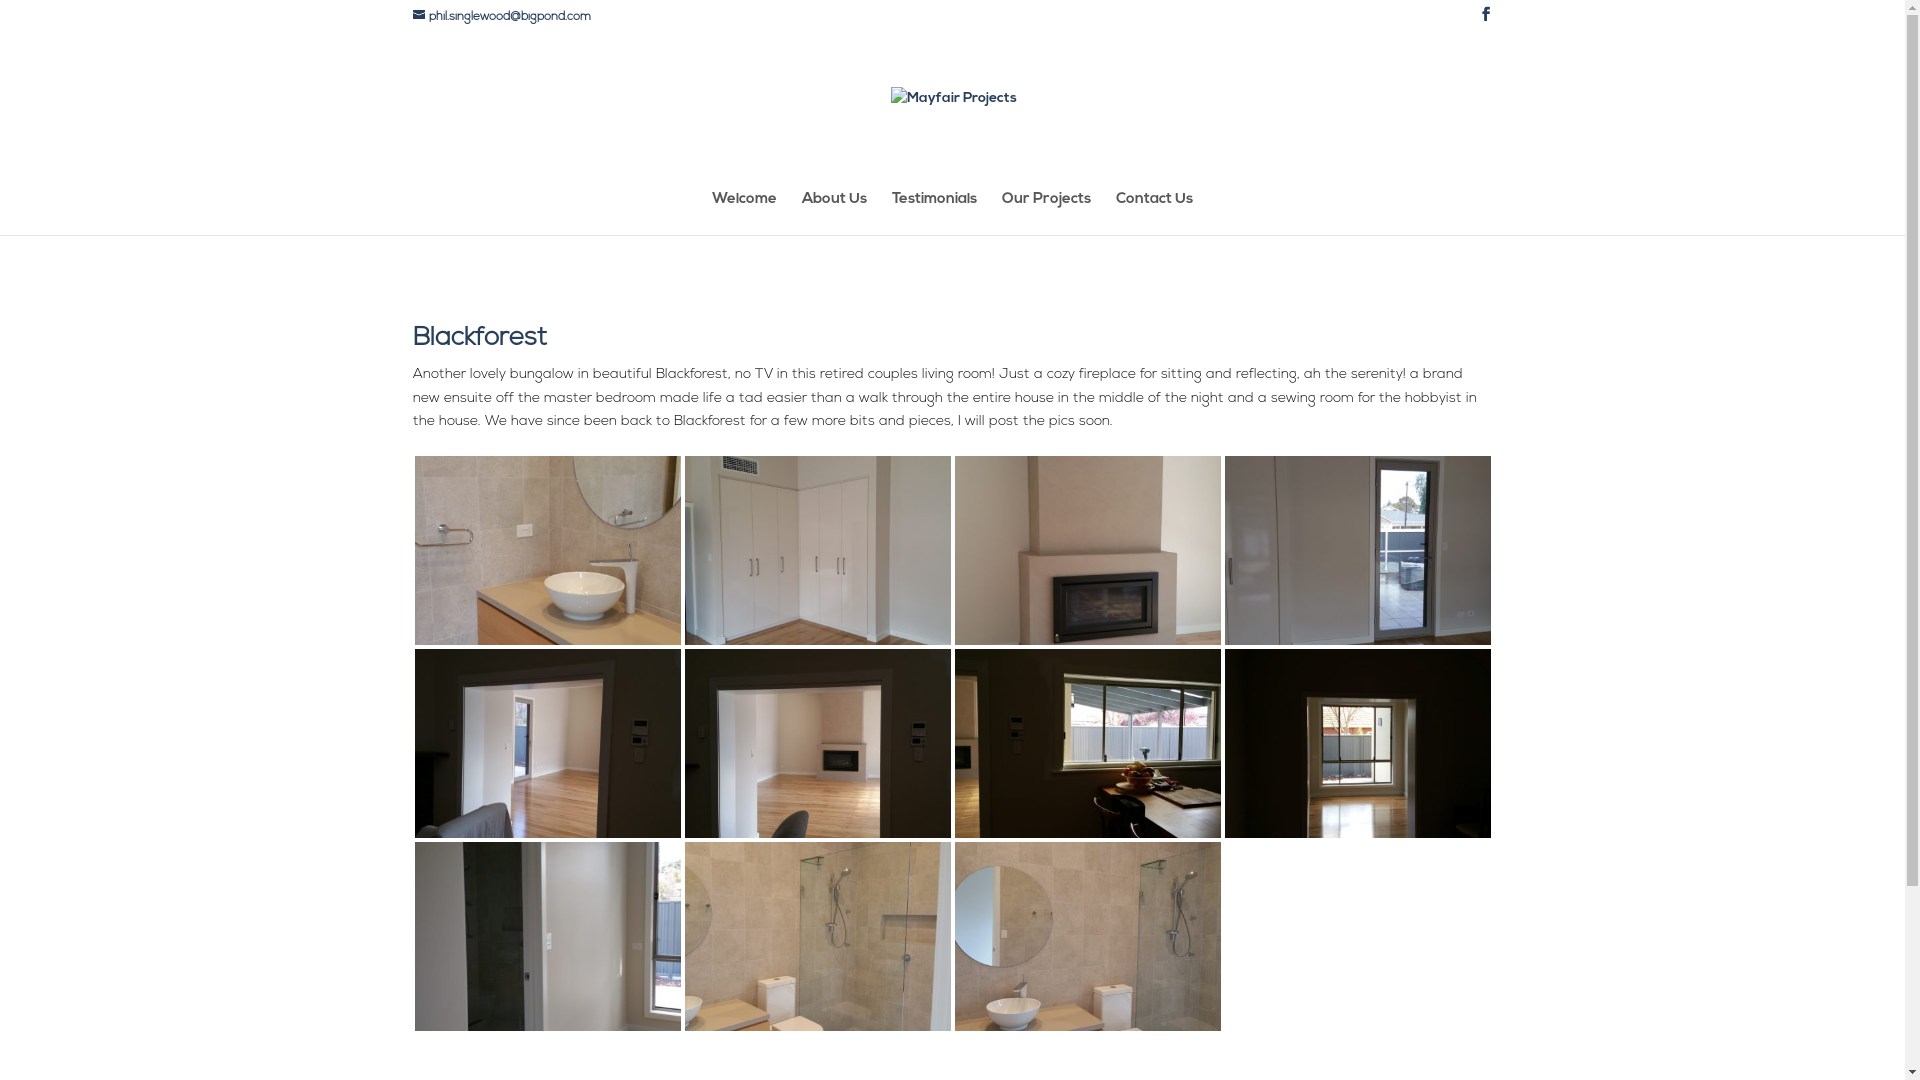 This screenshot has height=1080, width=1920. I want to click on 'phil.singlewood@bigpond.com', so click(500, 16).